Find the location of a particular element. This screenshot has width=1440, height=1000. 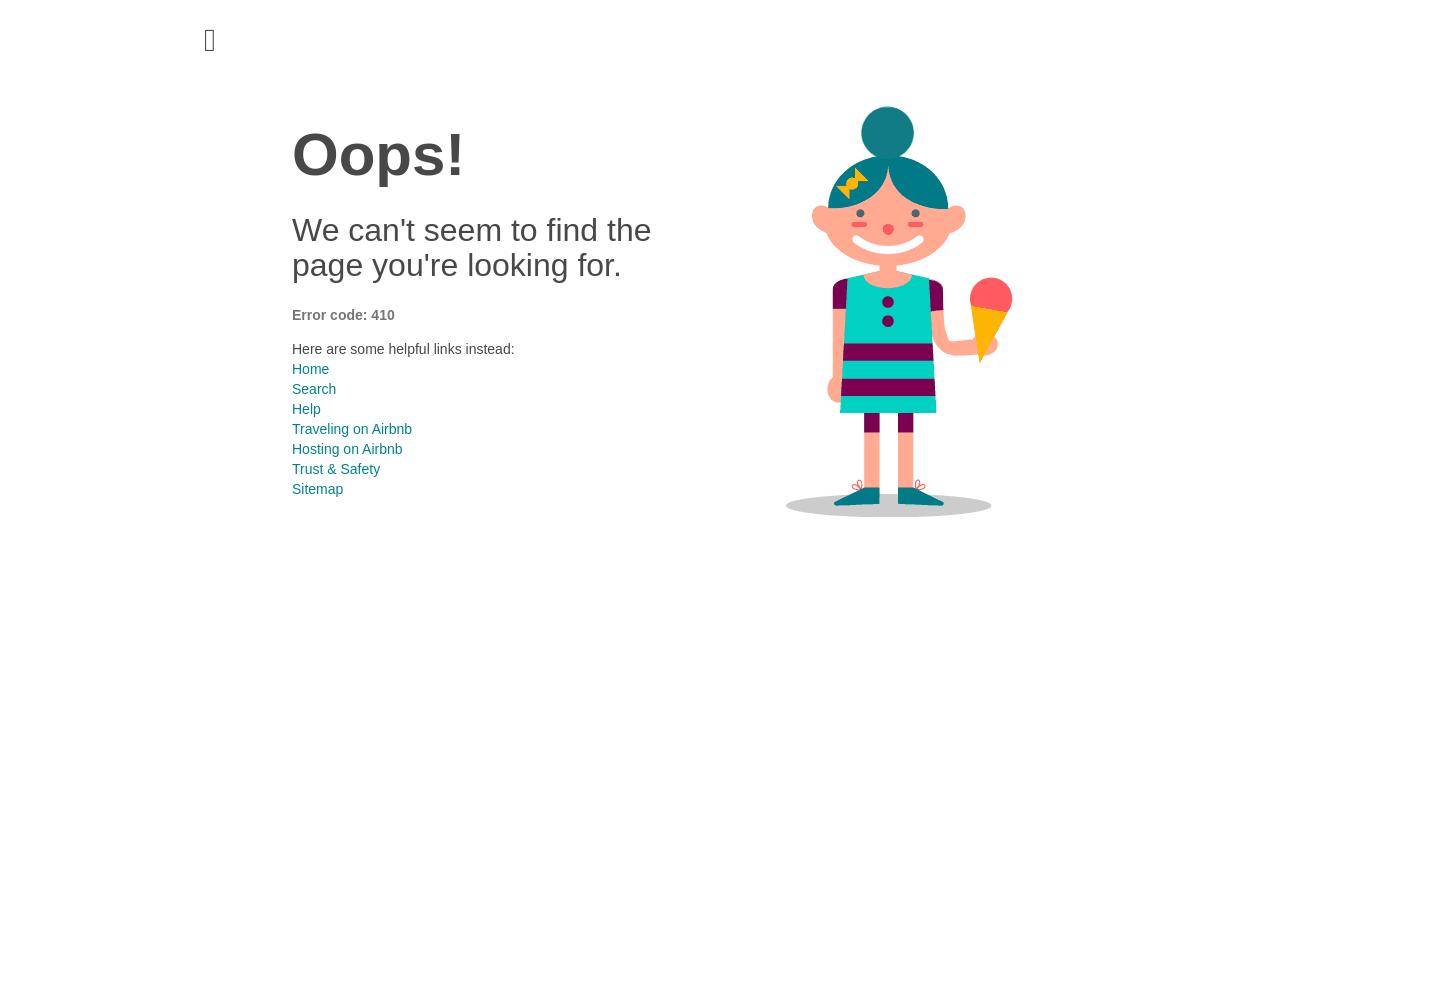

'Oops!' is located at coordinates (377, 154).